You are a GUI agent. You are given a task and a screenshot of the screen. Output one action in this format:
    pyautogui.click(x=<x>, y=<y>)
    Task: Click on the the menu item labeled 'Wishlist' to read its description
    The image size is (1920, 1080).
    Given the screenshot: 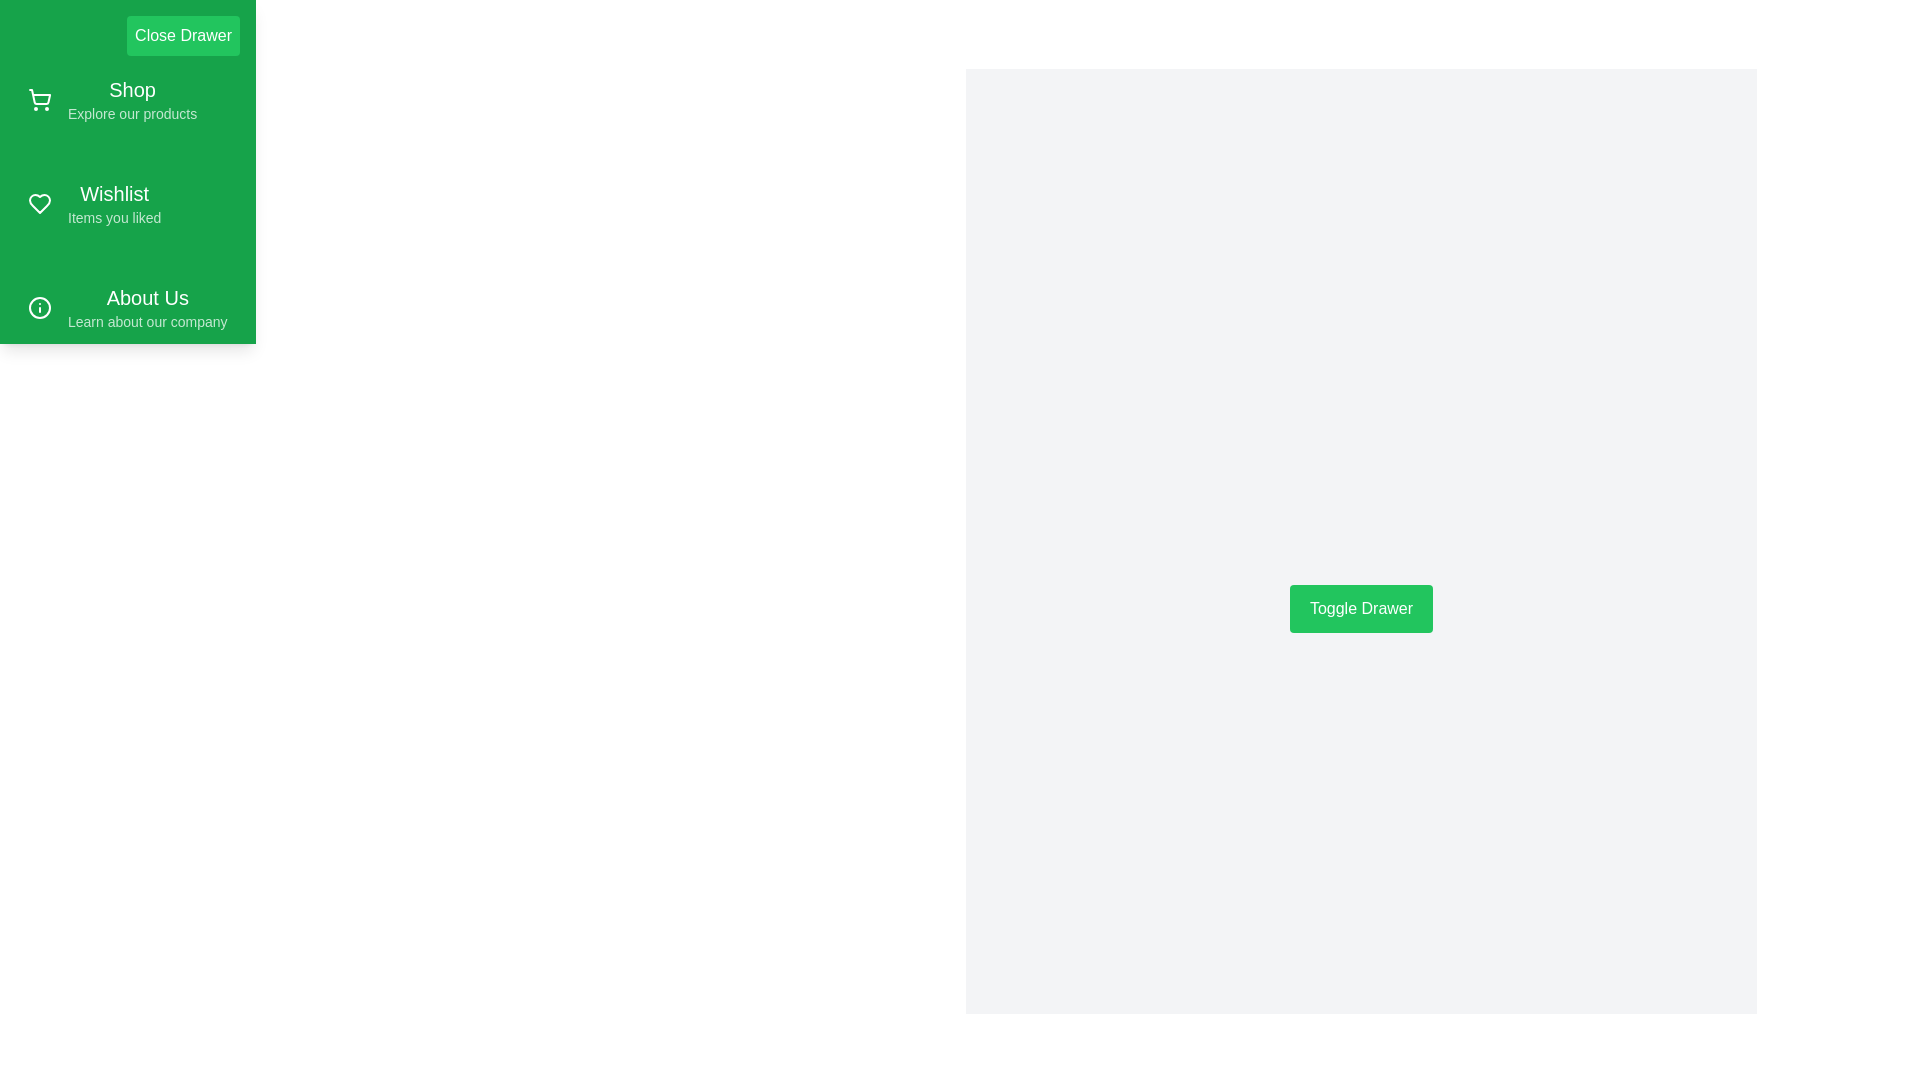 What is the action you would take?
    pyautogui.click(x=127, y=204)
    